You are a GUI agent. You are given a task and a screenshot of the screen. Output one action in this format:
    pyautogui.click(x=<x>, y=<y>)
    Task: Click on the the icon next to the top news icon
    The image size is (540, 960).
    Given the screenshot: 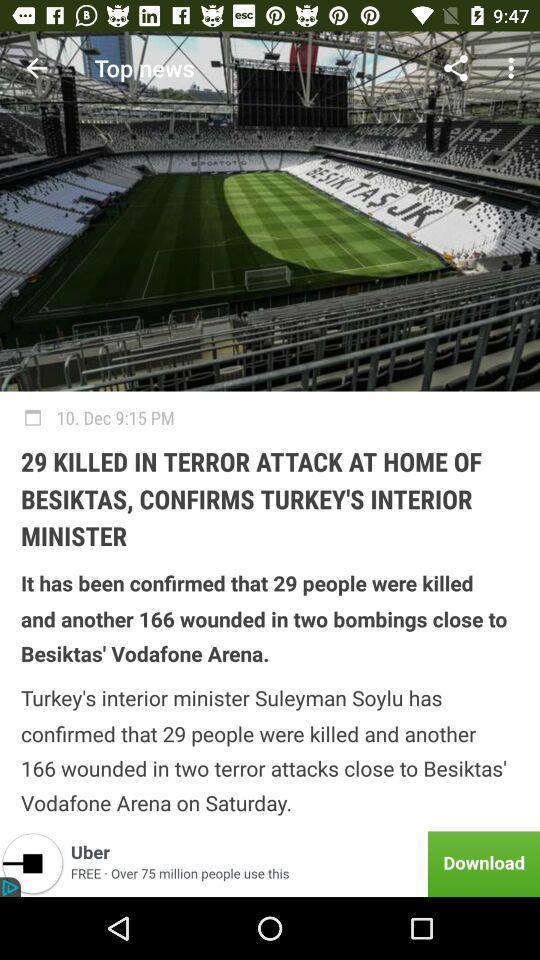 What is the action you would take?
    pyautogui.click(x=36, y=68)
    